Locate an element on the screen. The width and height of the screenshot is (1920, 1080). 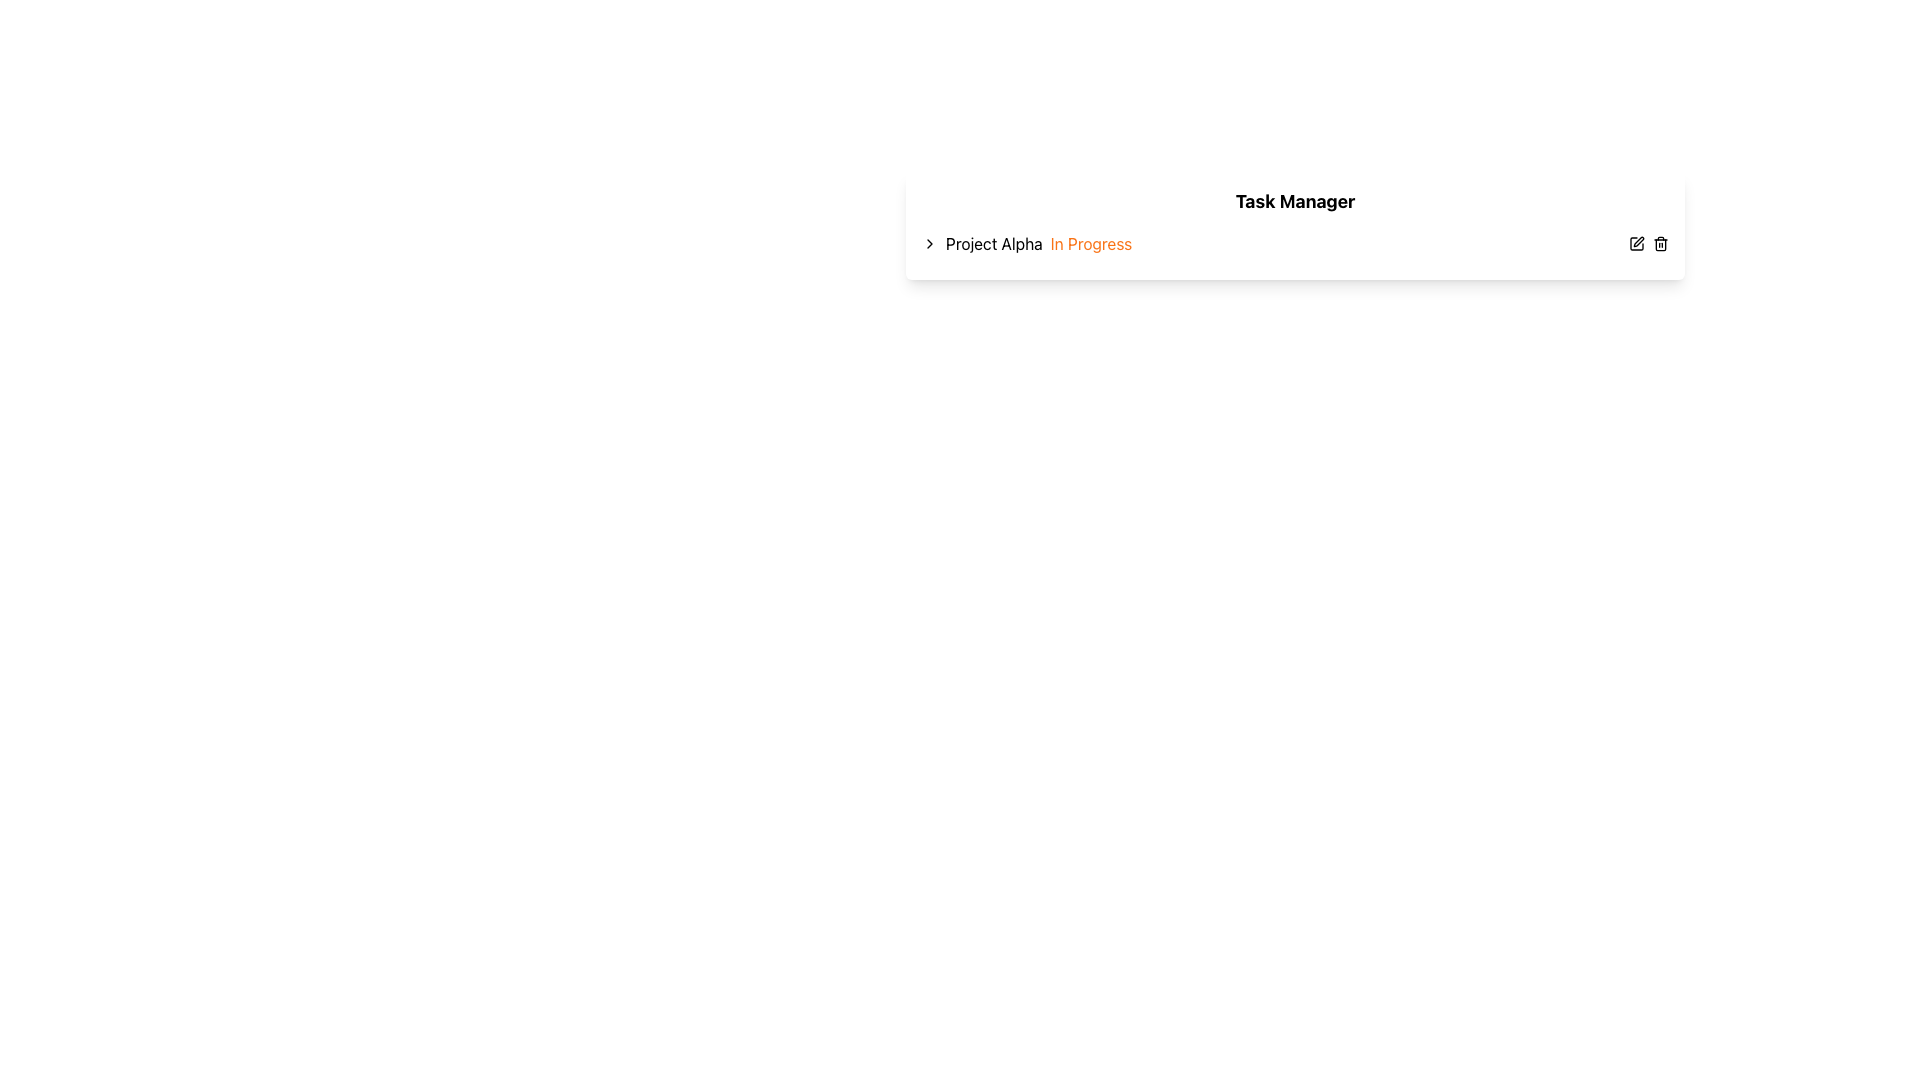
the Text Label indicating the name of a project or item, which is positioned to the right of a collapsible arrow icon and before the 'In Progress' status text is located at coordinates (994, 242).